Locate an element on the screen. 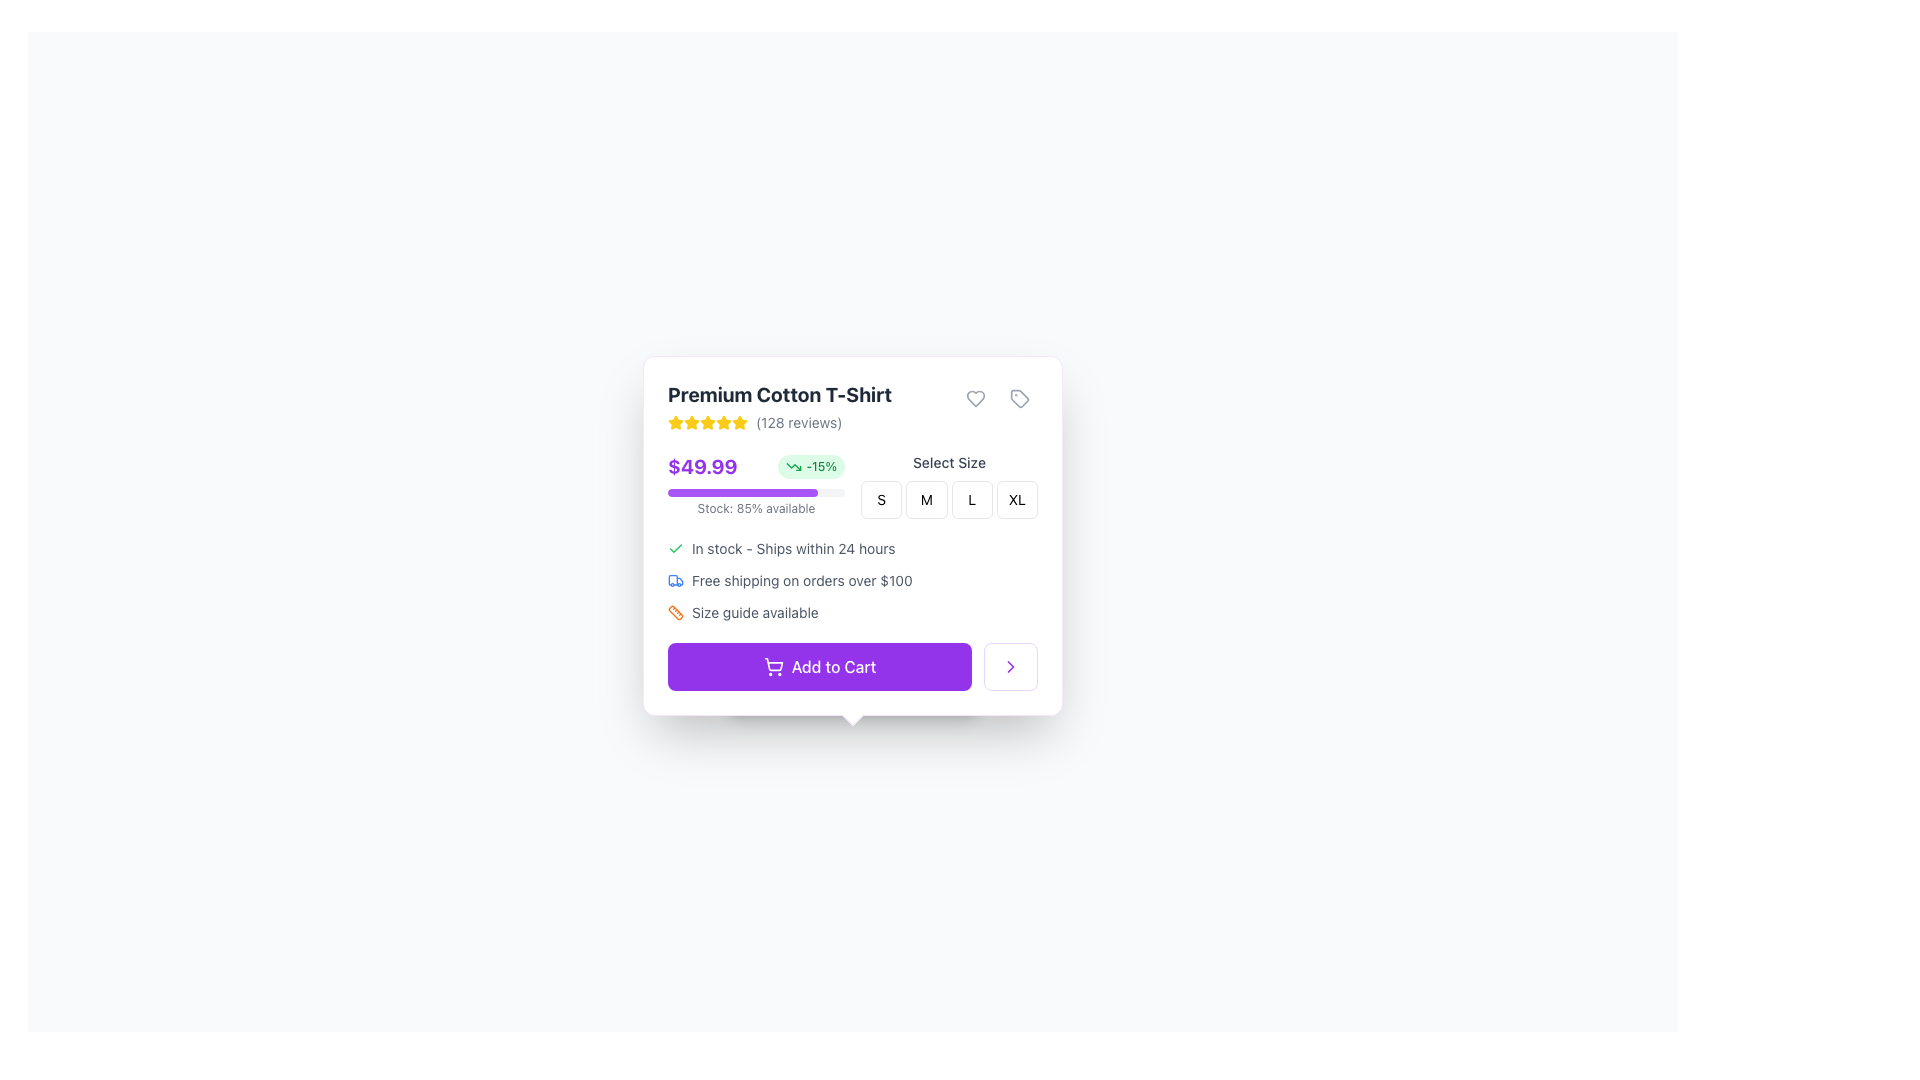 The image size is (1920, 1080). the 'M' size button, which is the second button in the sequence of size options 'S', 'M', 'L', 'XL', located slightly right of the center of the layout card is located at coordinates (925, 499).